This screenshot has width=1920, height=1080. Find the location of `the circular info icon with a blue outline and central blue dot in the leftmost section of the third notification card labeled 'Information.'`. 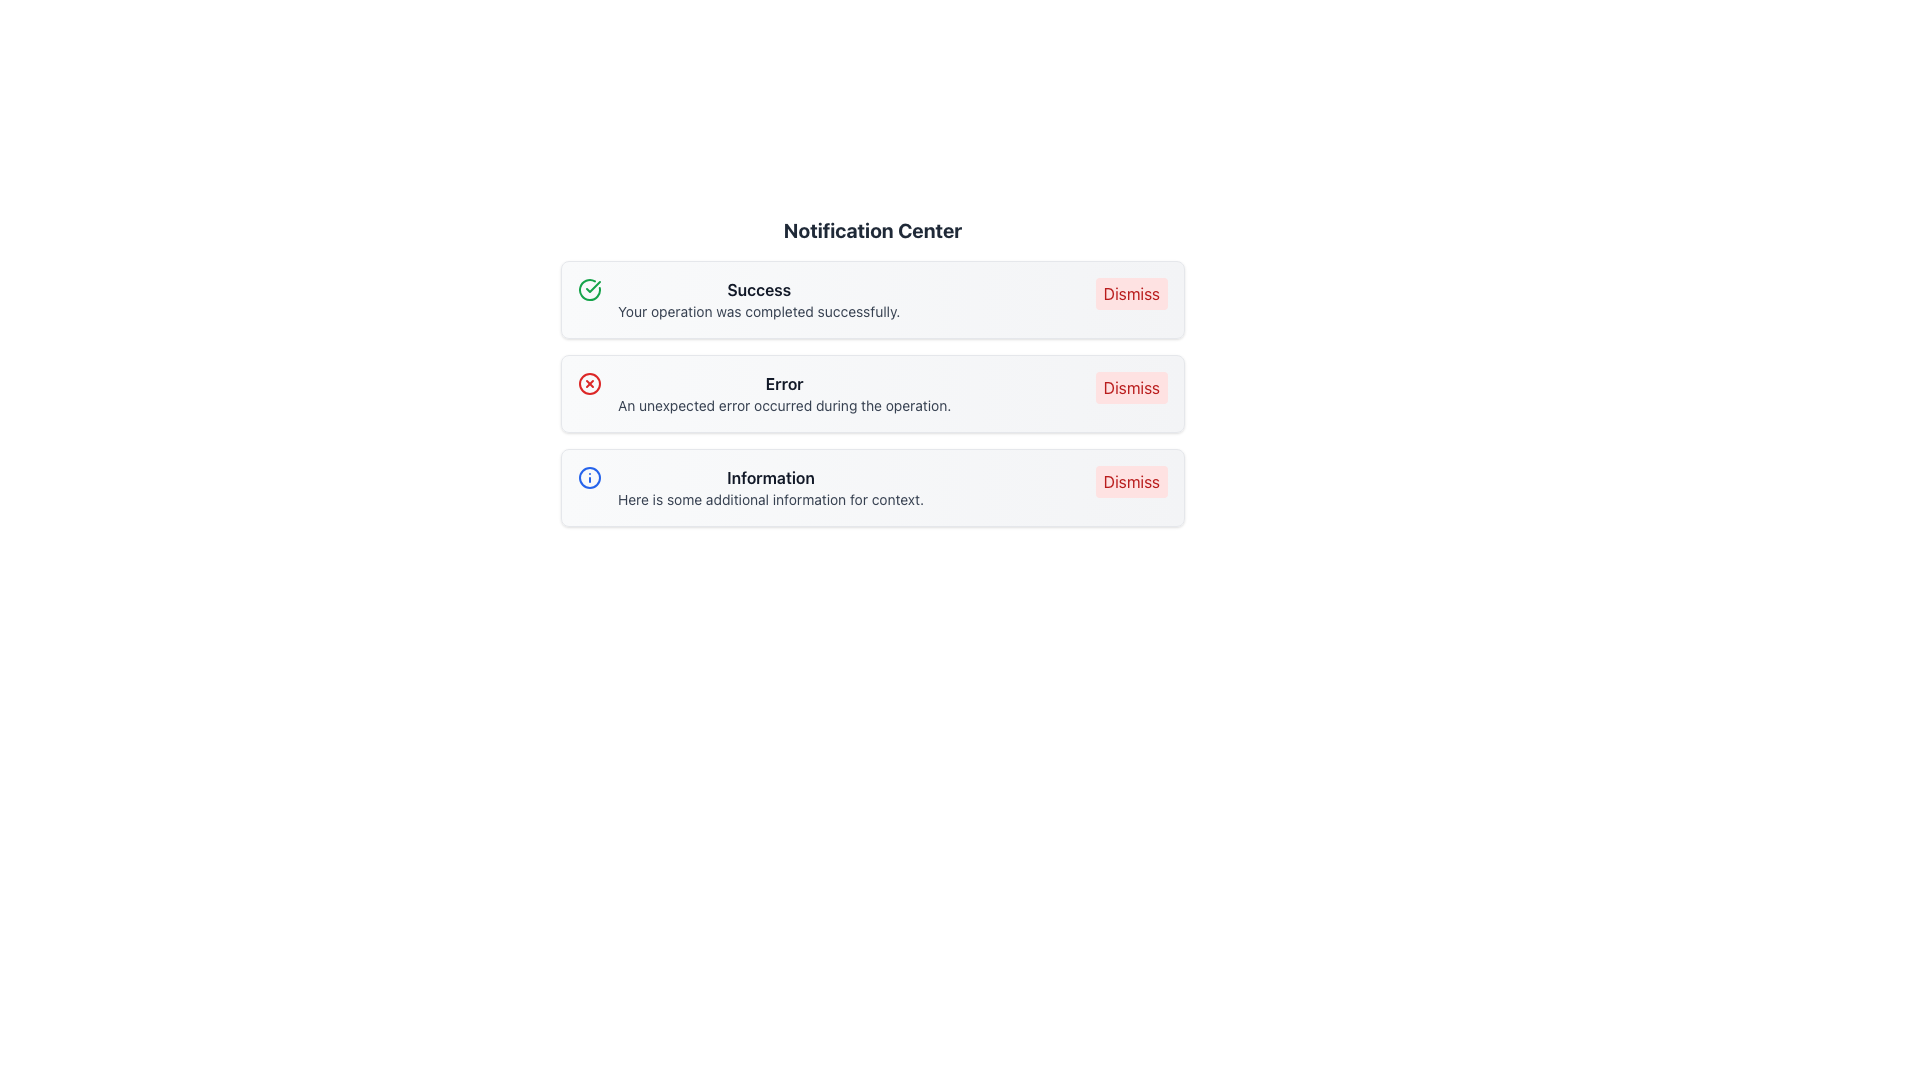

the circular info icon with a blue outline and central blue dot in the leftmost section of the third notification card labeled 'Information.' is located at coordinates (589, 478).